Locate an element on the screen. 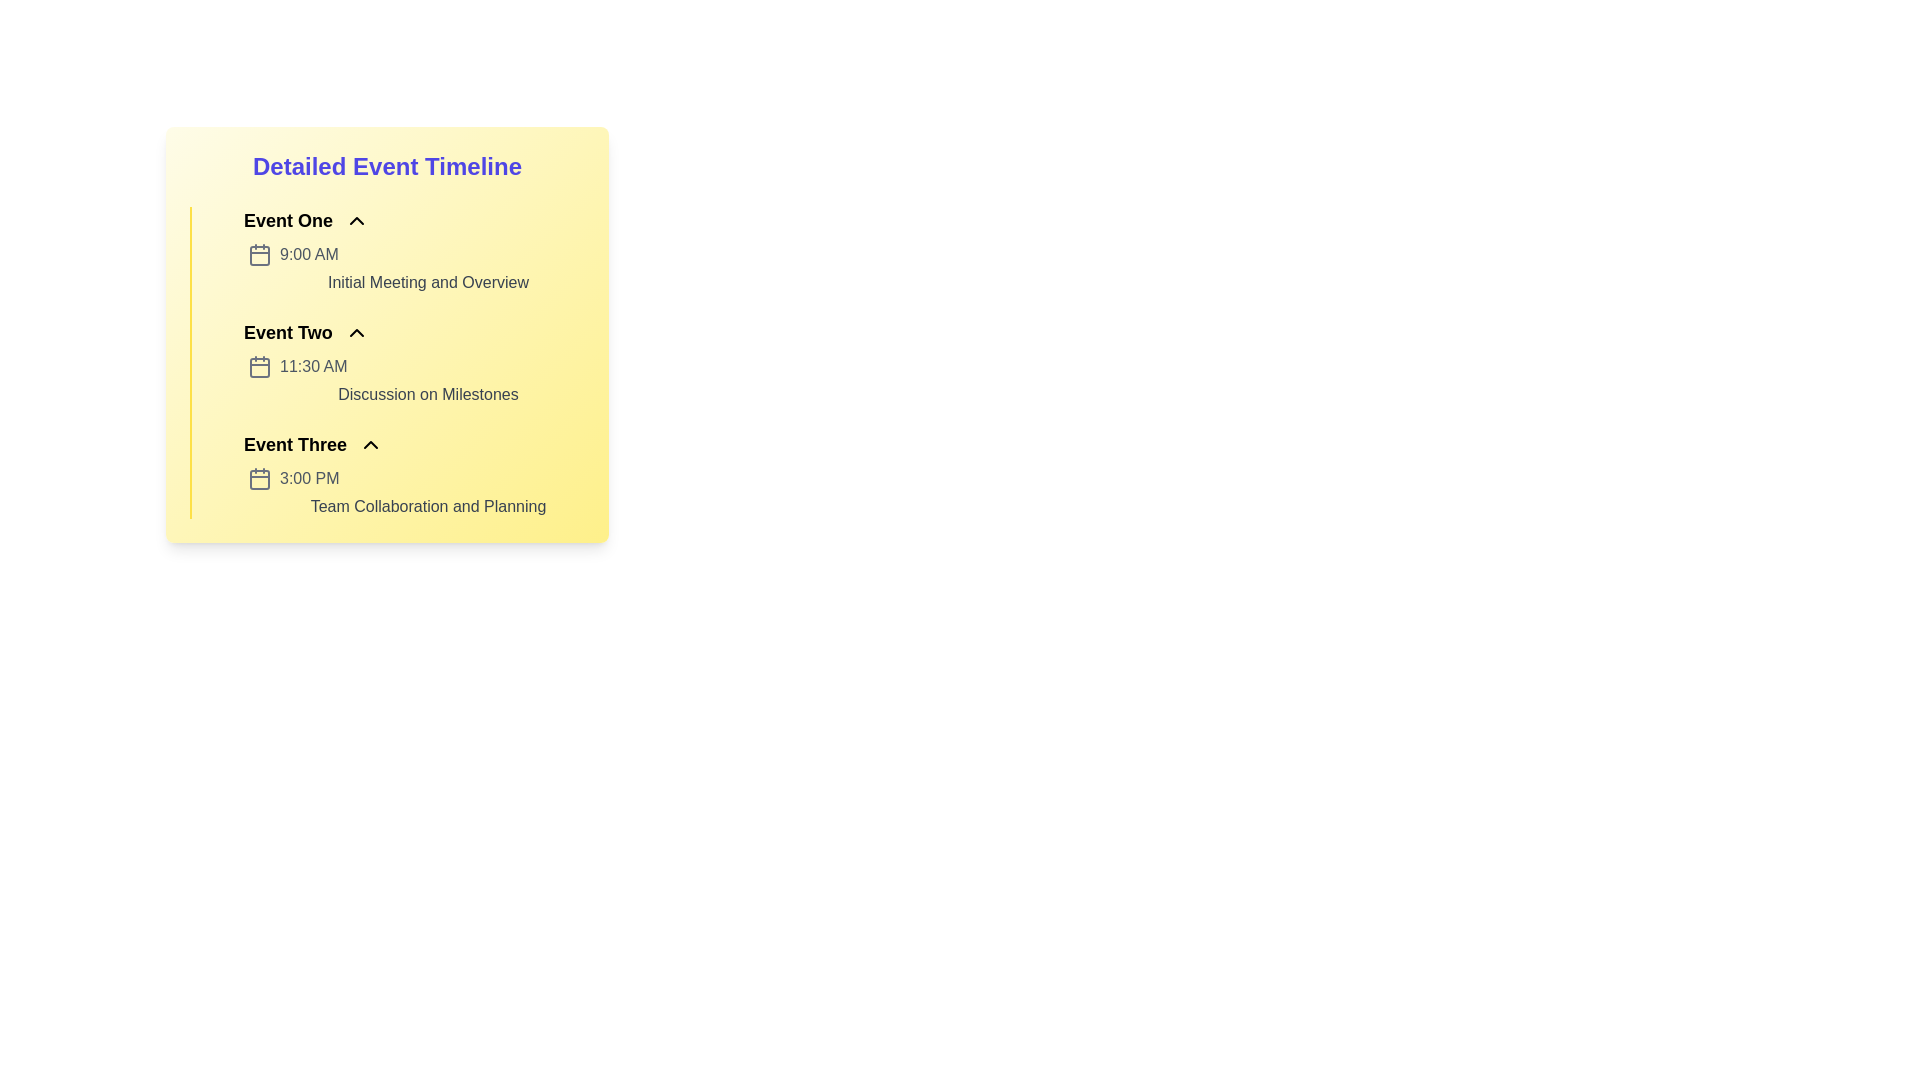 Image resolution: width=1920 pixels, height=1080 pixels. the button at the start of the 'Event Three' row, which is linked to additional options for this event is located at coordinates (224, 443).